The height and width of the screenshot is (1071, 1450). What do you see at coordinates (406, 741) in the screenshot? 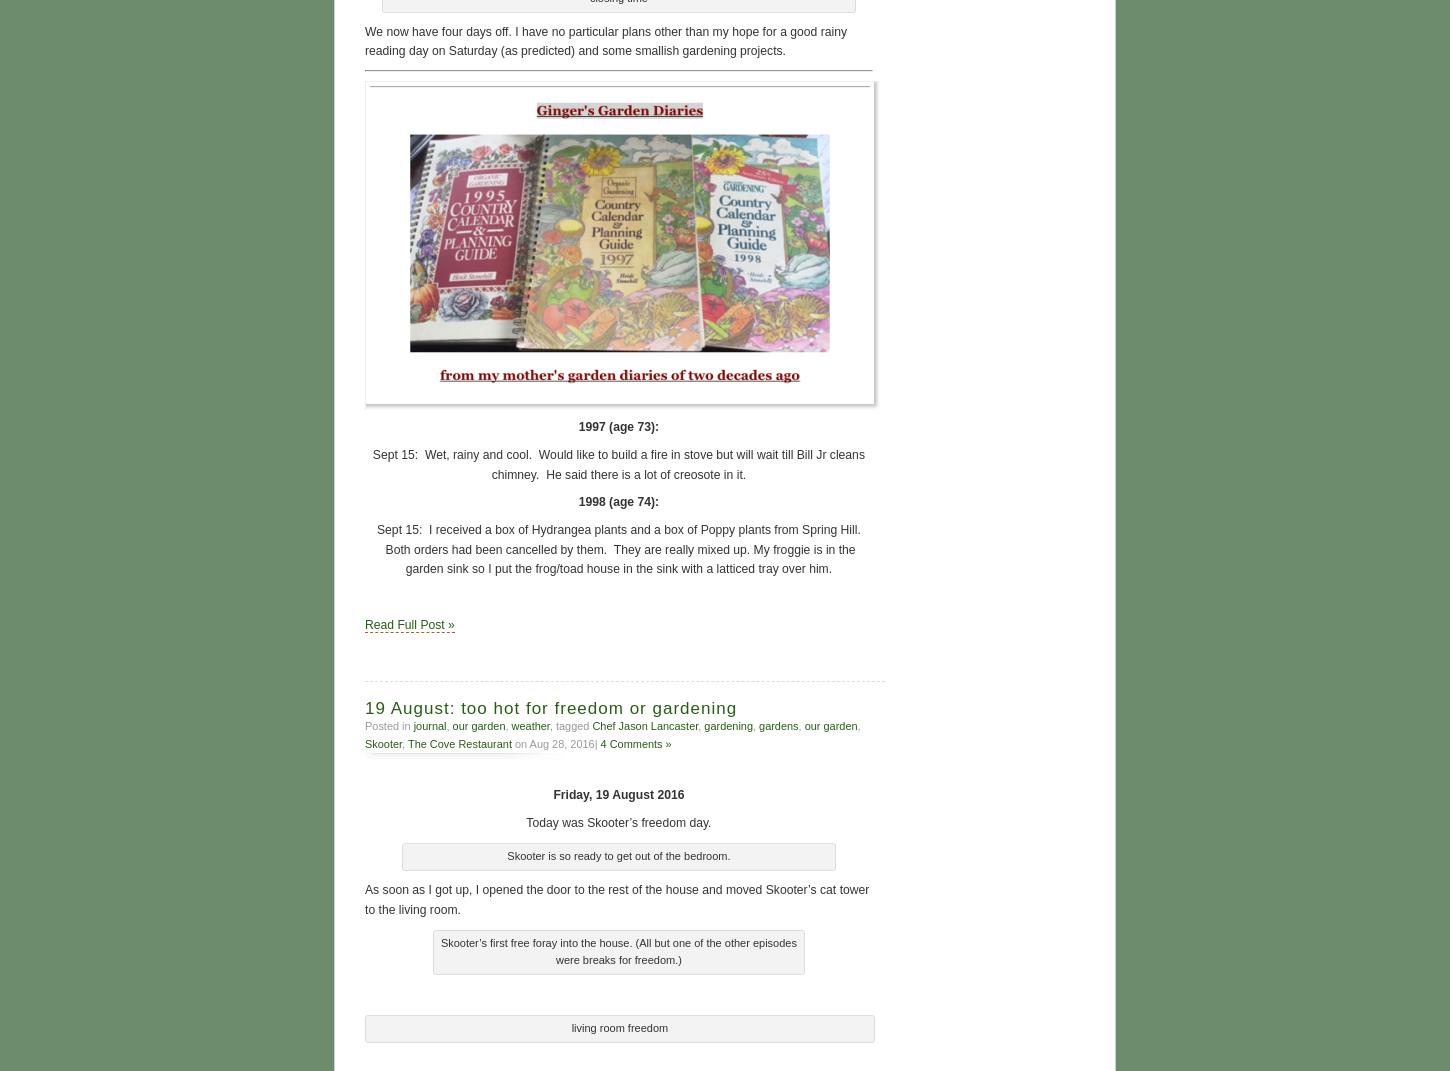
I see `'The Cove Restaurant'` at bounding box center [406, 741].